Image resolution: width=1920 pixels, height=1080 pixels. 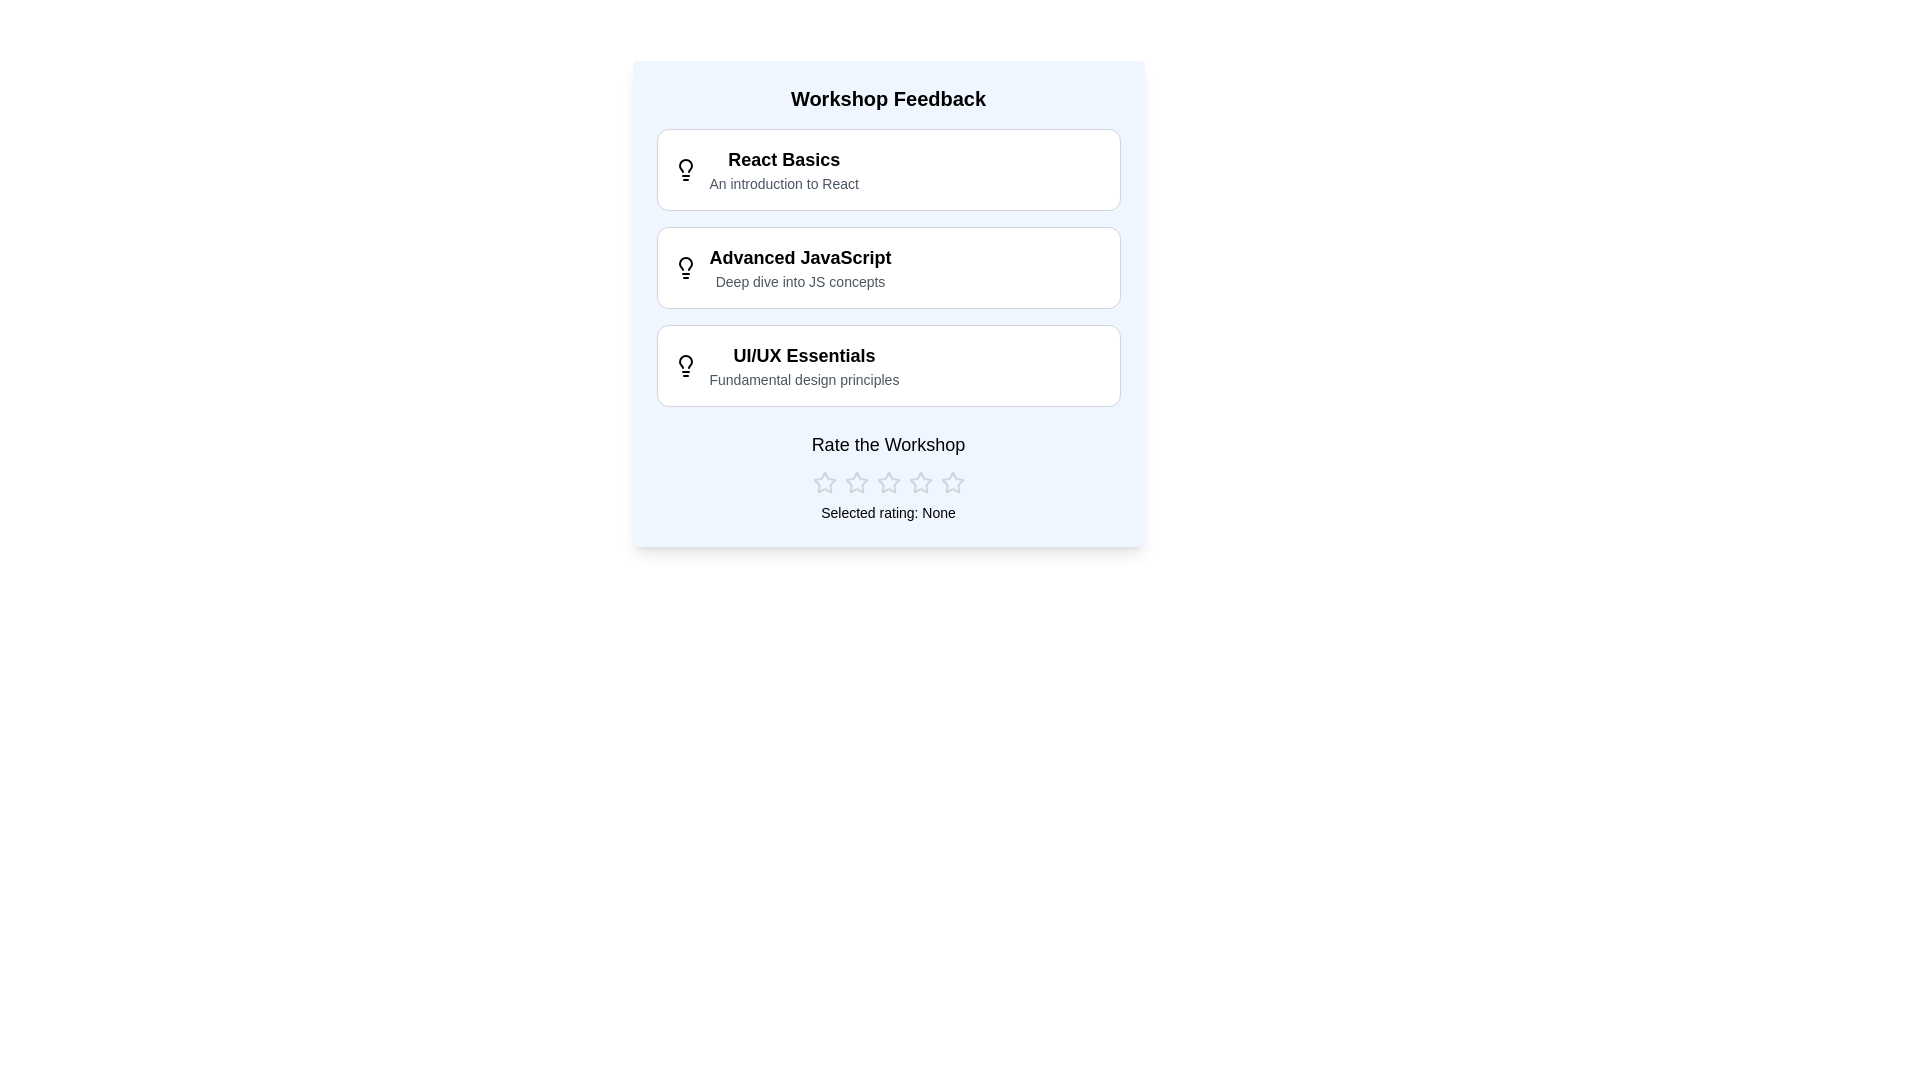 What do you see at coordinates (887, 366) in the screenshot?
I see `text 'UI/UX Essentials' and 'Fundamental design principles' from the descriptive text element which is the third entry in a vertical list of card layouts` at bounding box center [887, 366].